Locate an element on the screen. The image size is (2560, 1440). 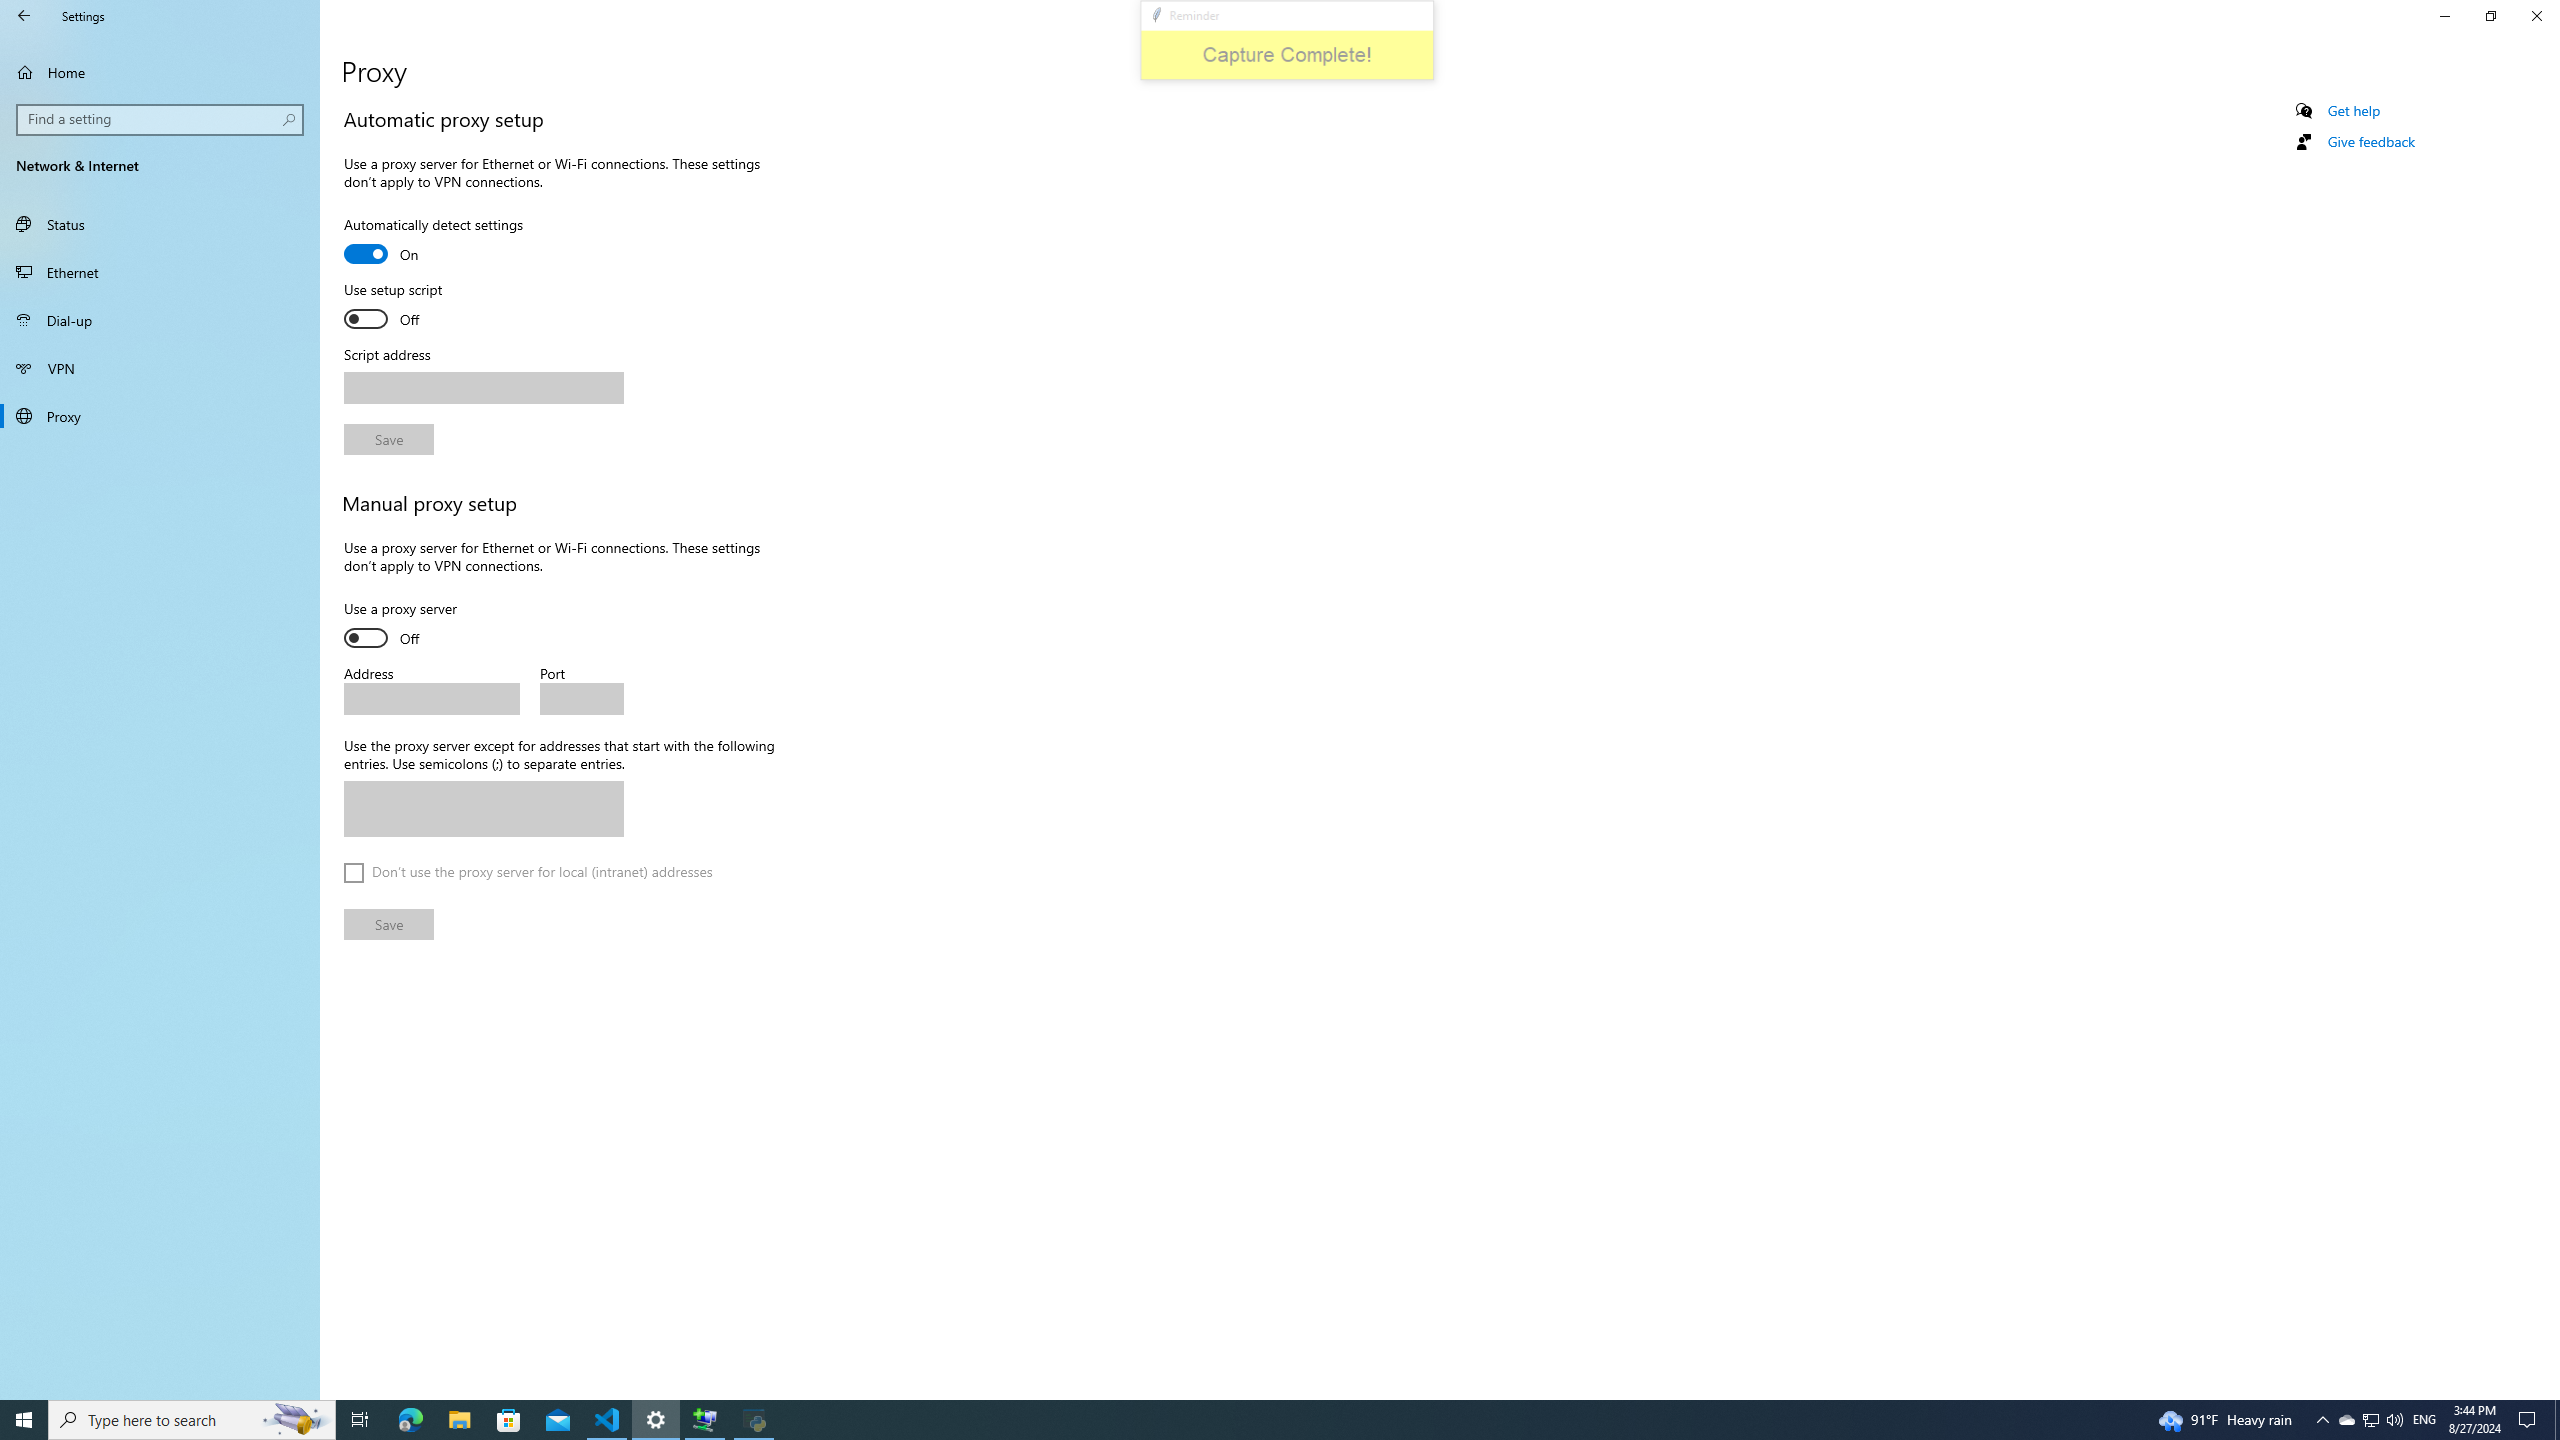
'Script address' is located at coordinates (482, 387).